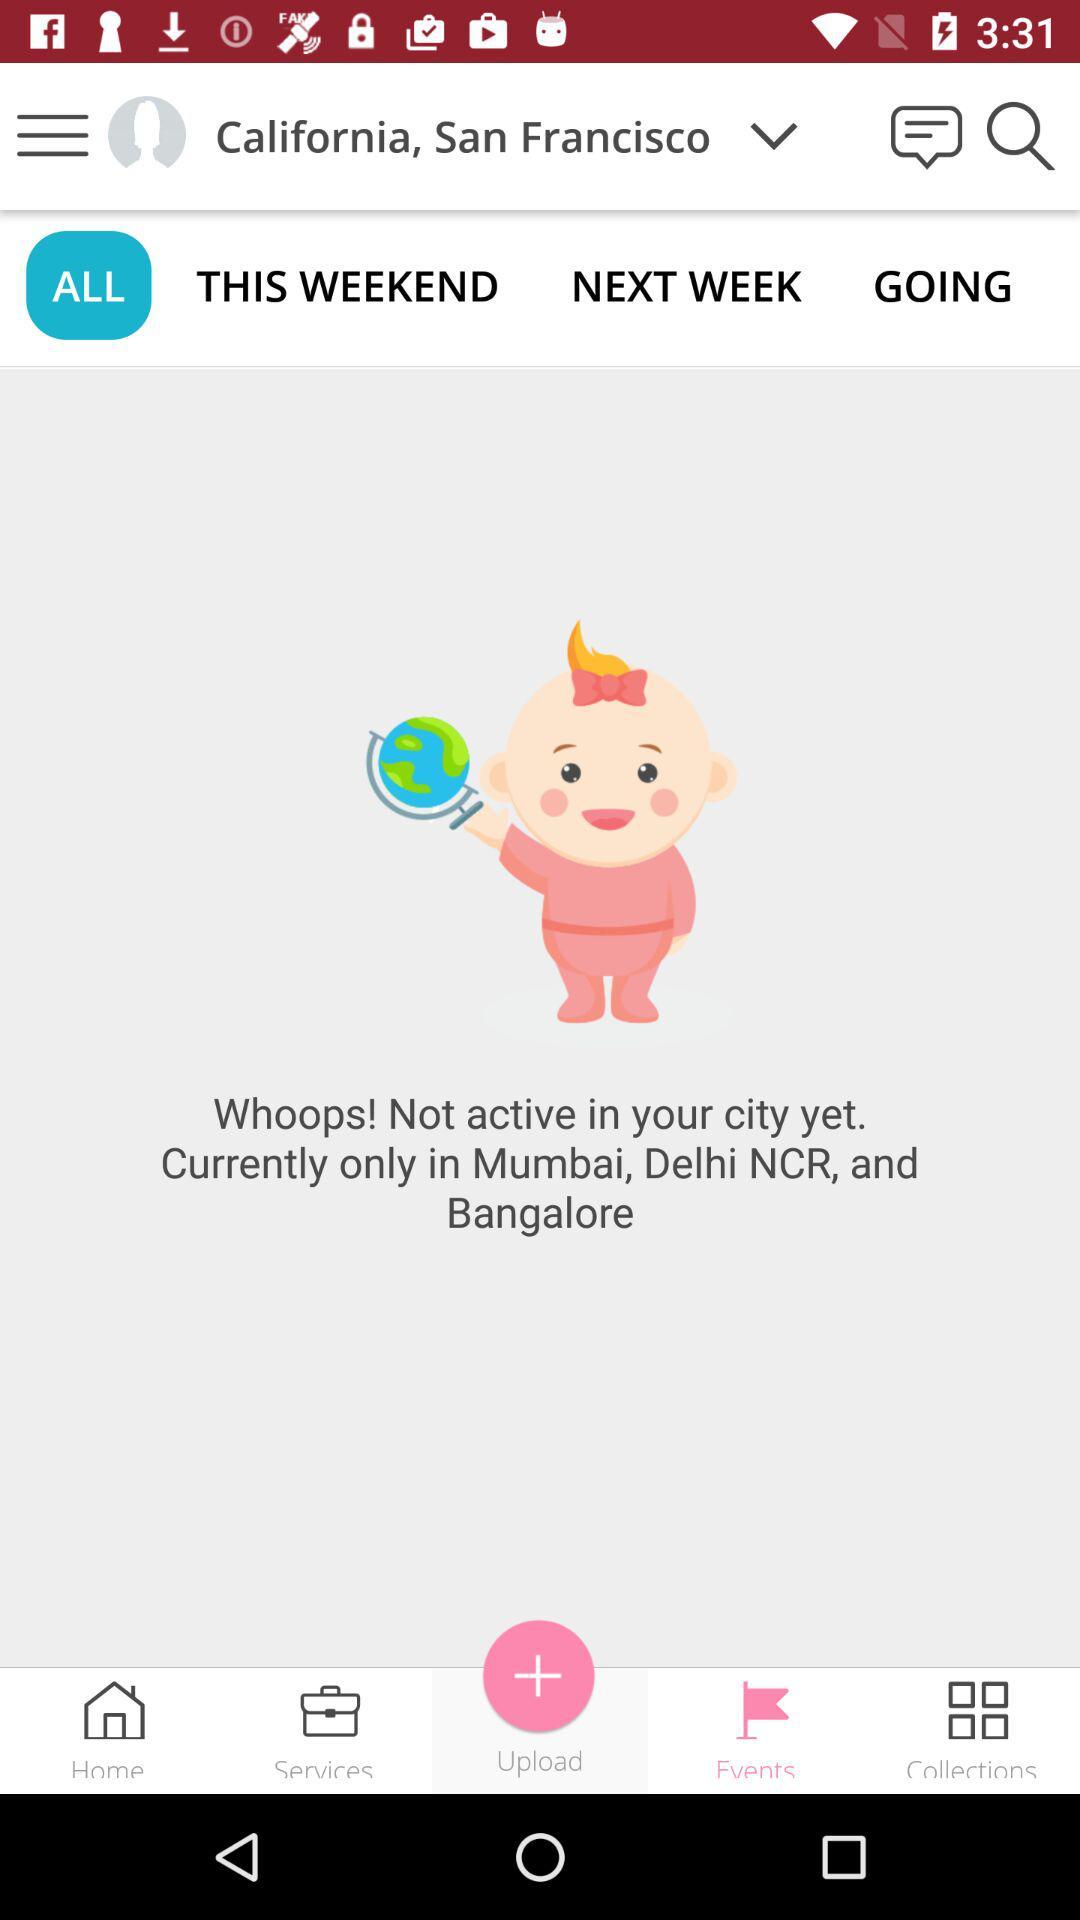 This screenshot has height=1920, width=1080. I want to click on the icon next to the this weekend, so click(87, 284).